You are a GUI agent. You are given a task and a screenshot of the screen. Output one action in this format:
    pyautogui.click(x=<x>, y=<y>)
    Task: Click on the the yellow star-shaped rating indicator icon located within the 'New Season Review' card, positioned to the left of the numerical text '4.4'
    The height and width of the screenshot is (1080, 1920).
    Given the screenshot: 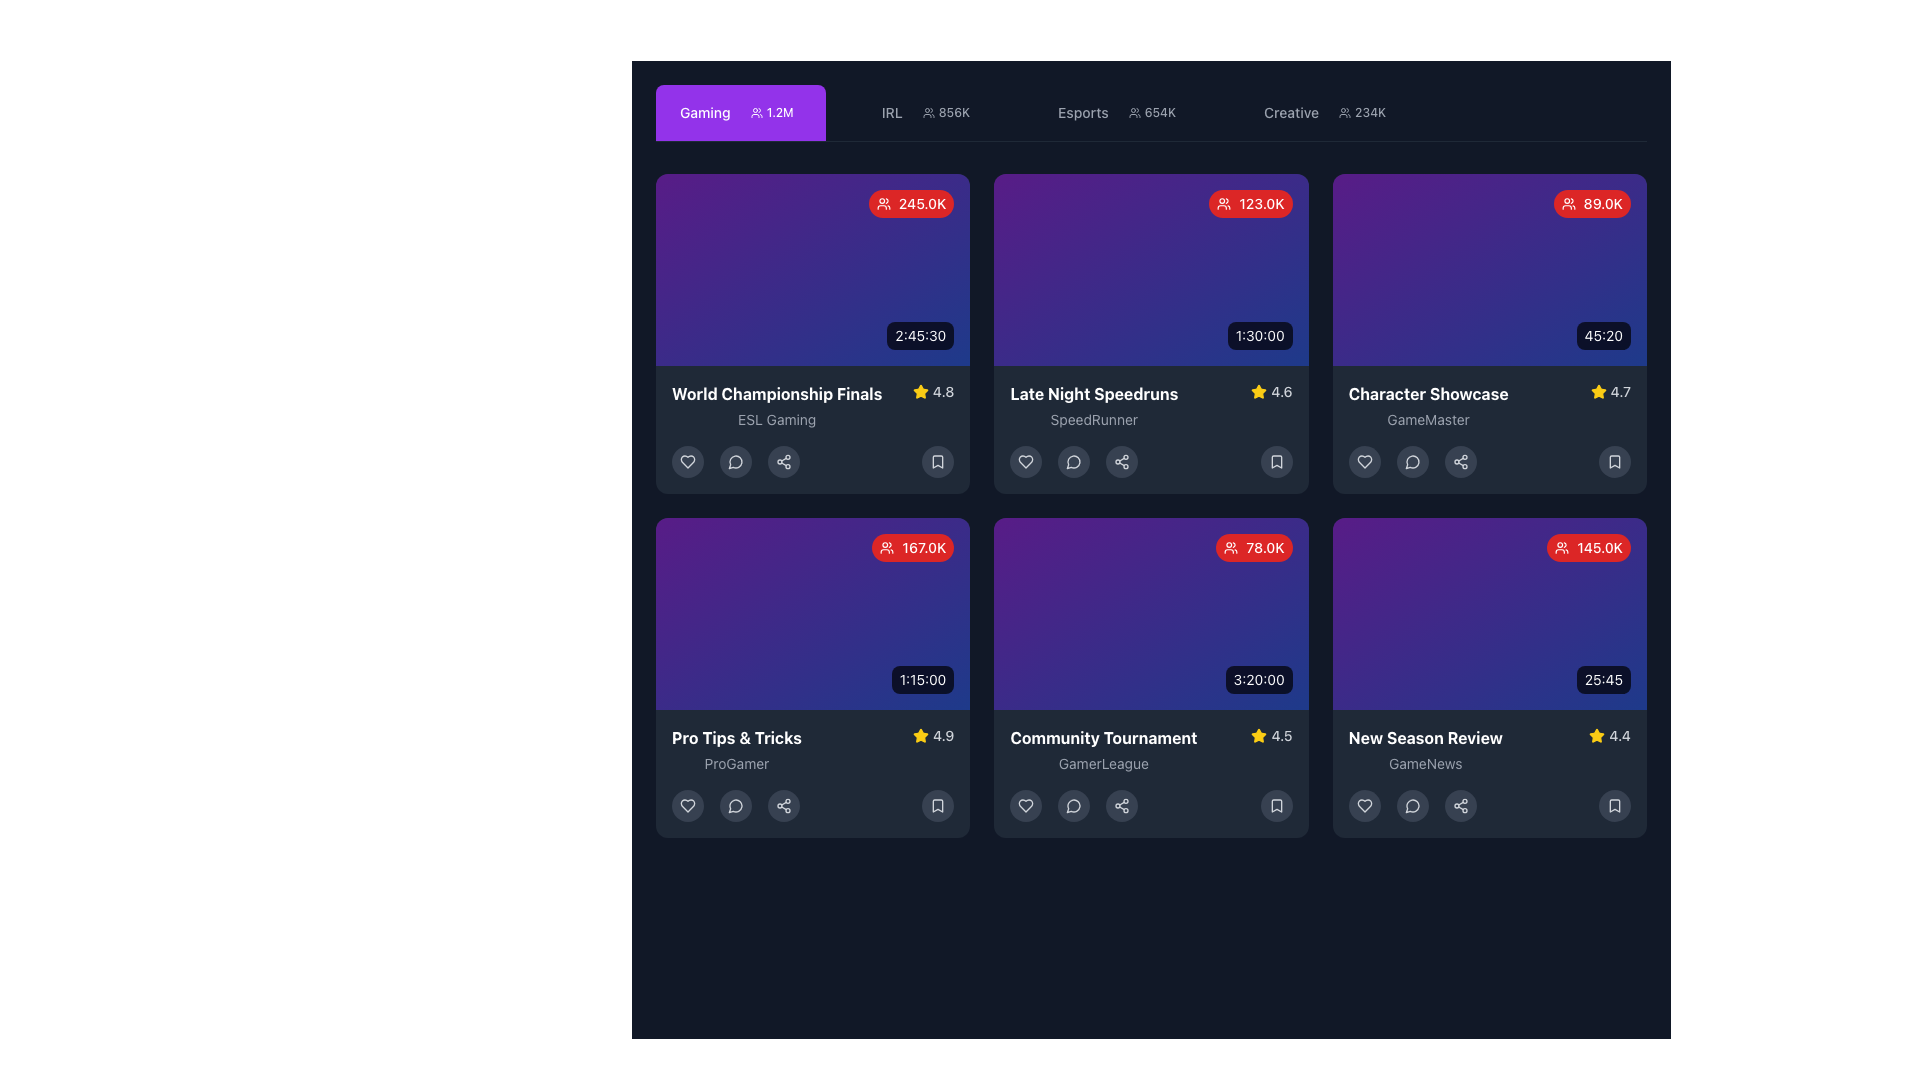 What is the action you would take?
    pyautogui.click(x=1596, y=736)
    